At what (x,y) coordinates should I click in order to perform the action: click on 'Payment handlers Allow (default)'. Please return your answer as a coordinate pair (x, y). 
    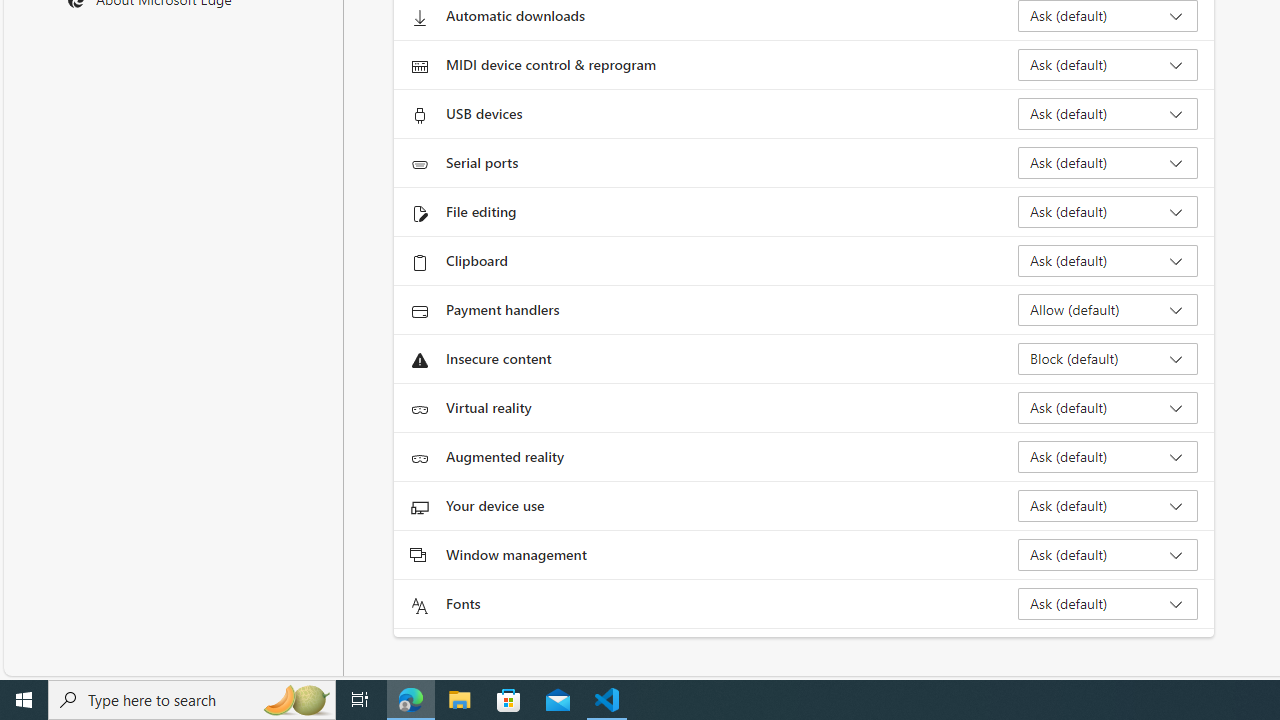
    Looking at the image, I should click on (1106, 309).